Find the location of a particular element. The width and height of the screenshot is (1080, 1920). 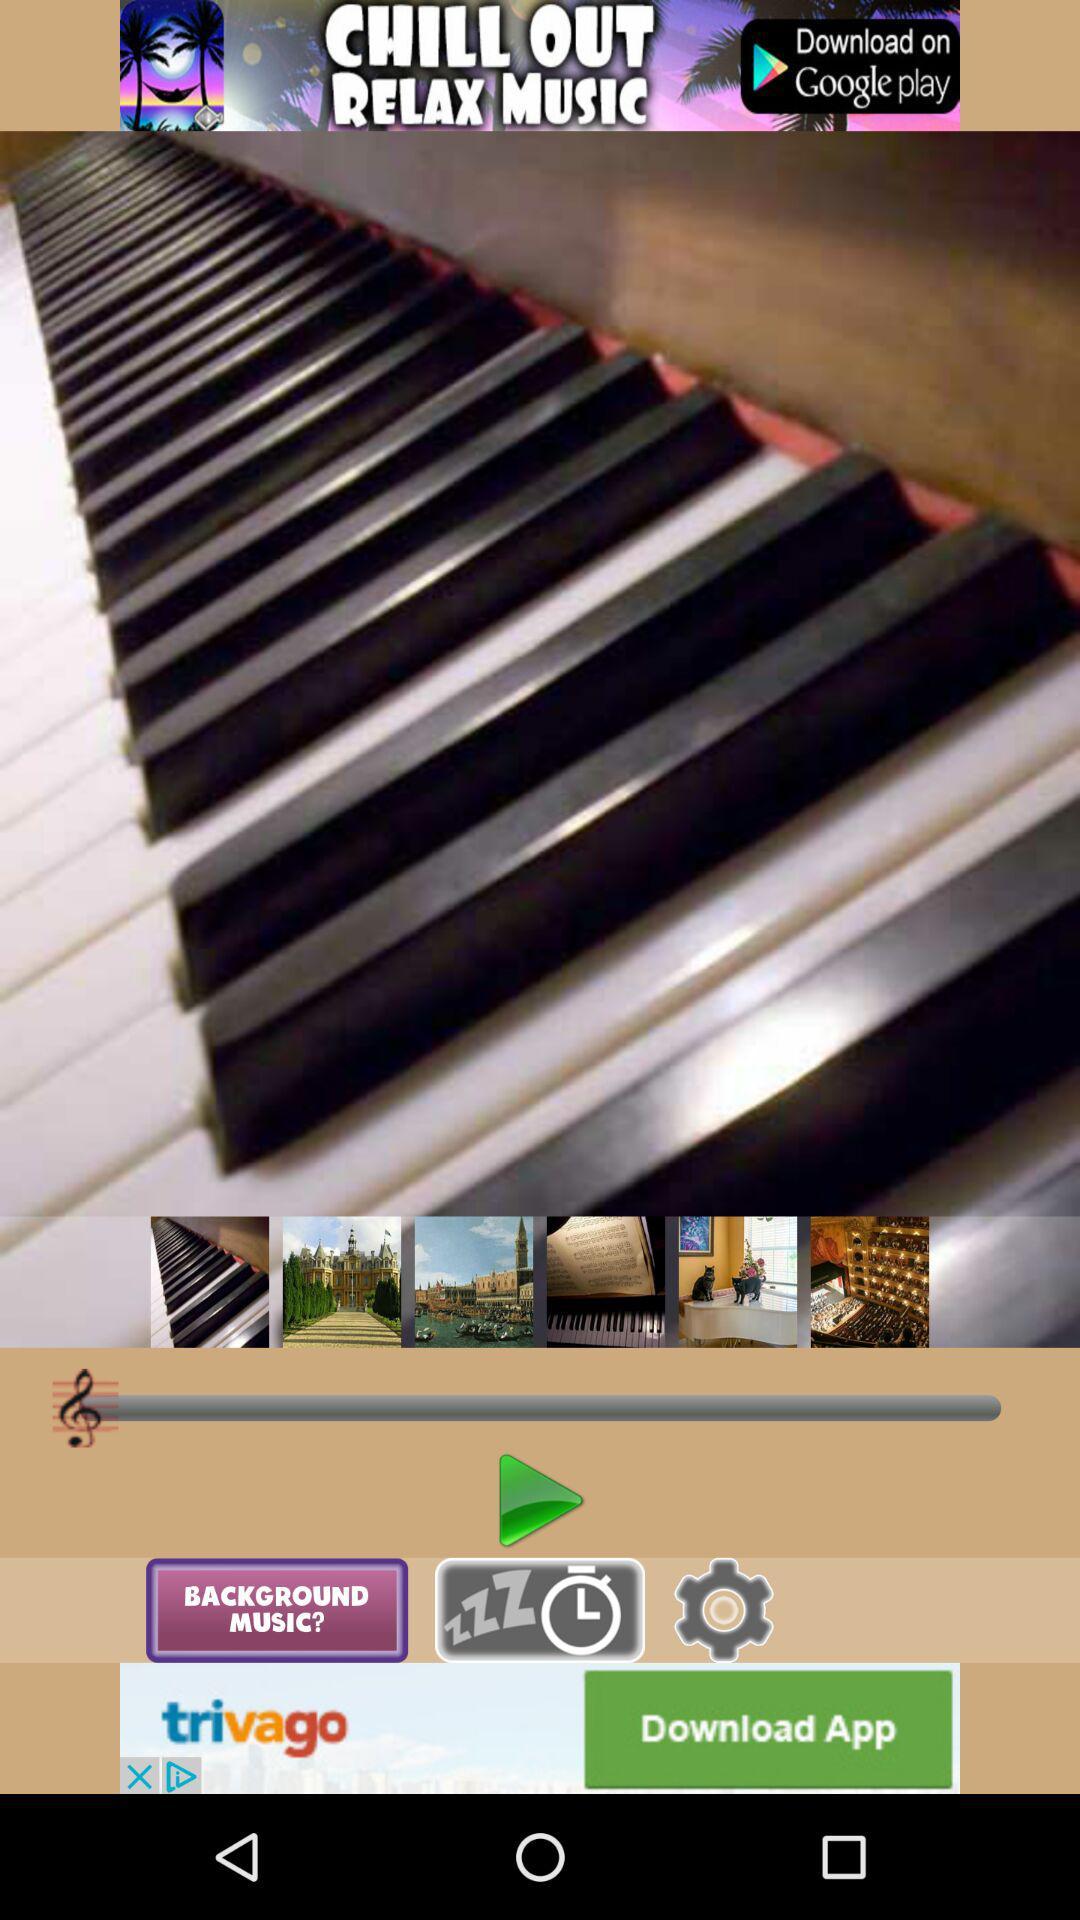

settings is located at coordinates (723, 1610).